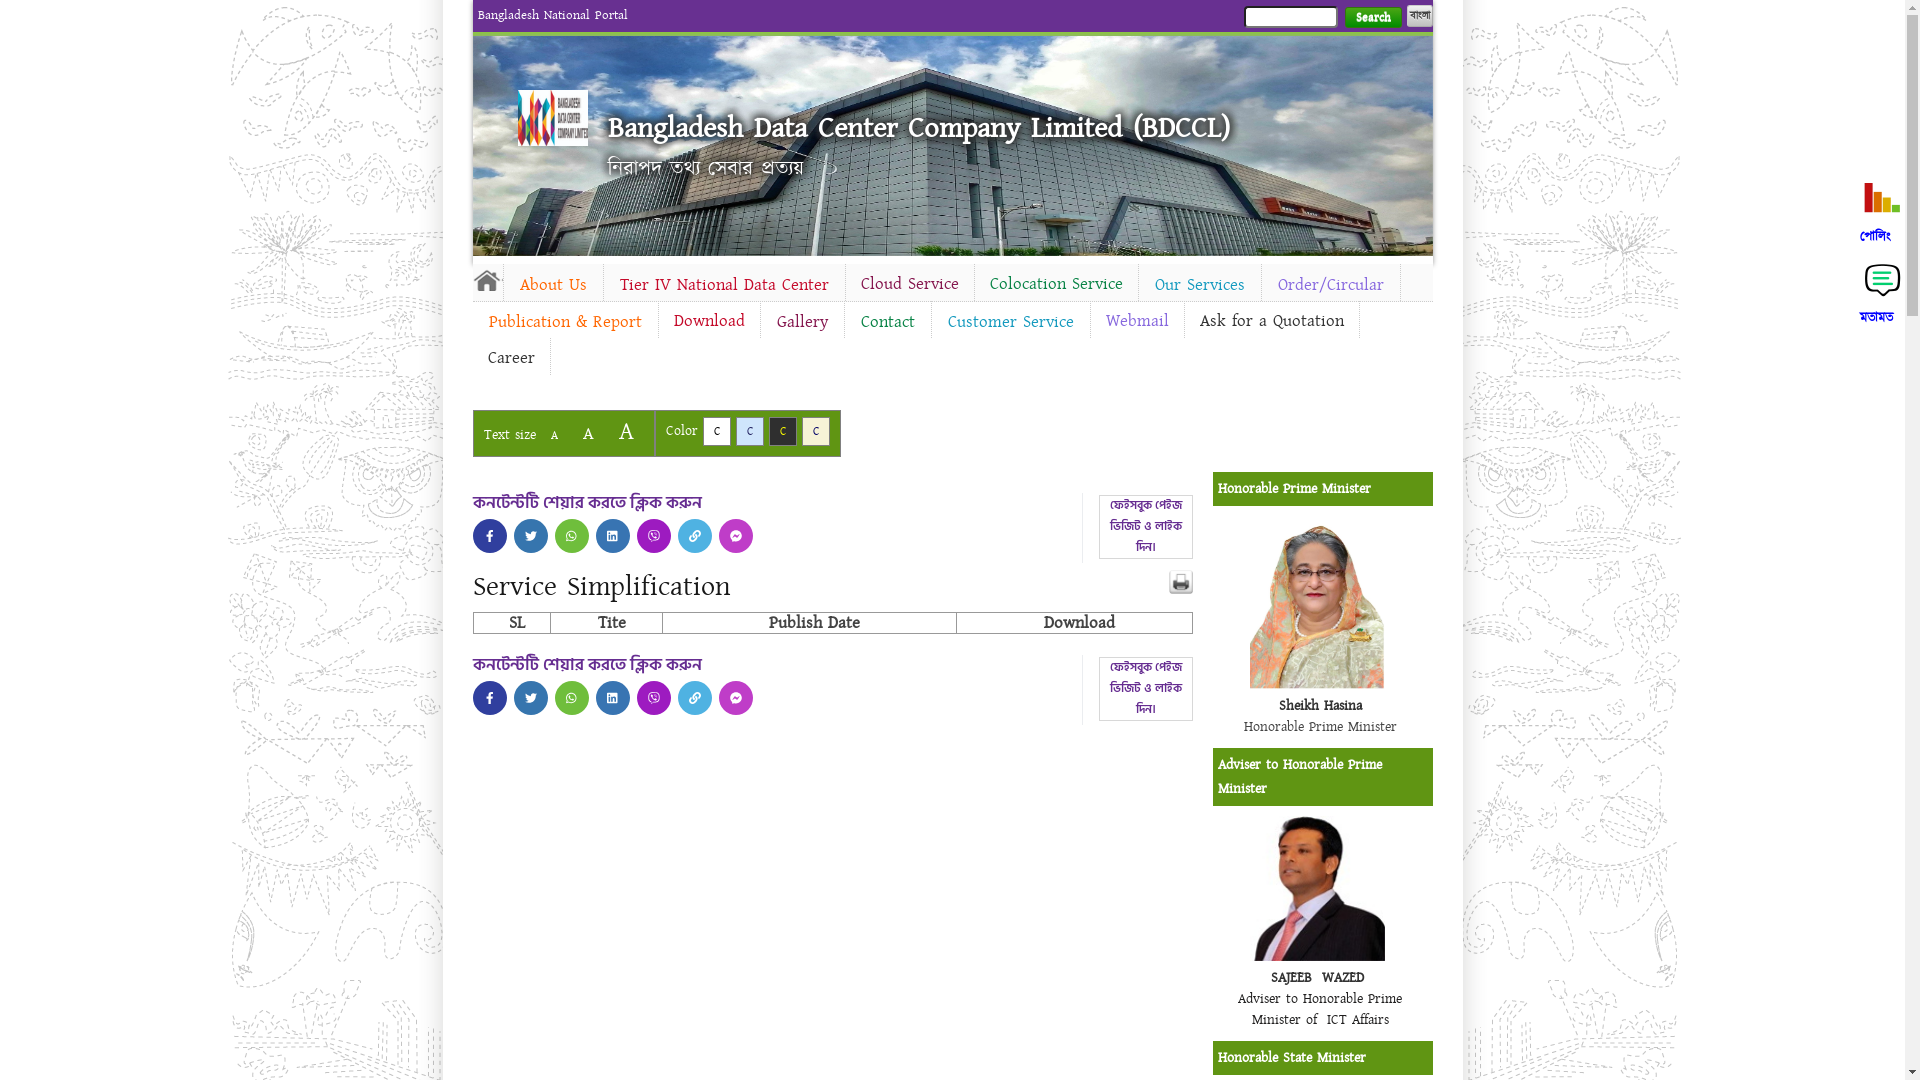 This screenshot has width=1920, height=1080. What do you see at coordinates (816, 430) in the screenshot?
I see `'C'` at bounding box center [816, 430].